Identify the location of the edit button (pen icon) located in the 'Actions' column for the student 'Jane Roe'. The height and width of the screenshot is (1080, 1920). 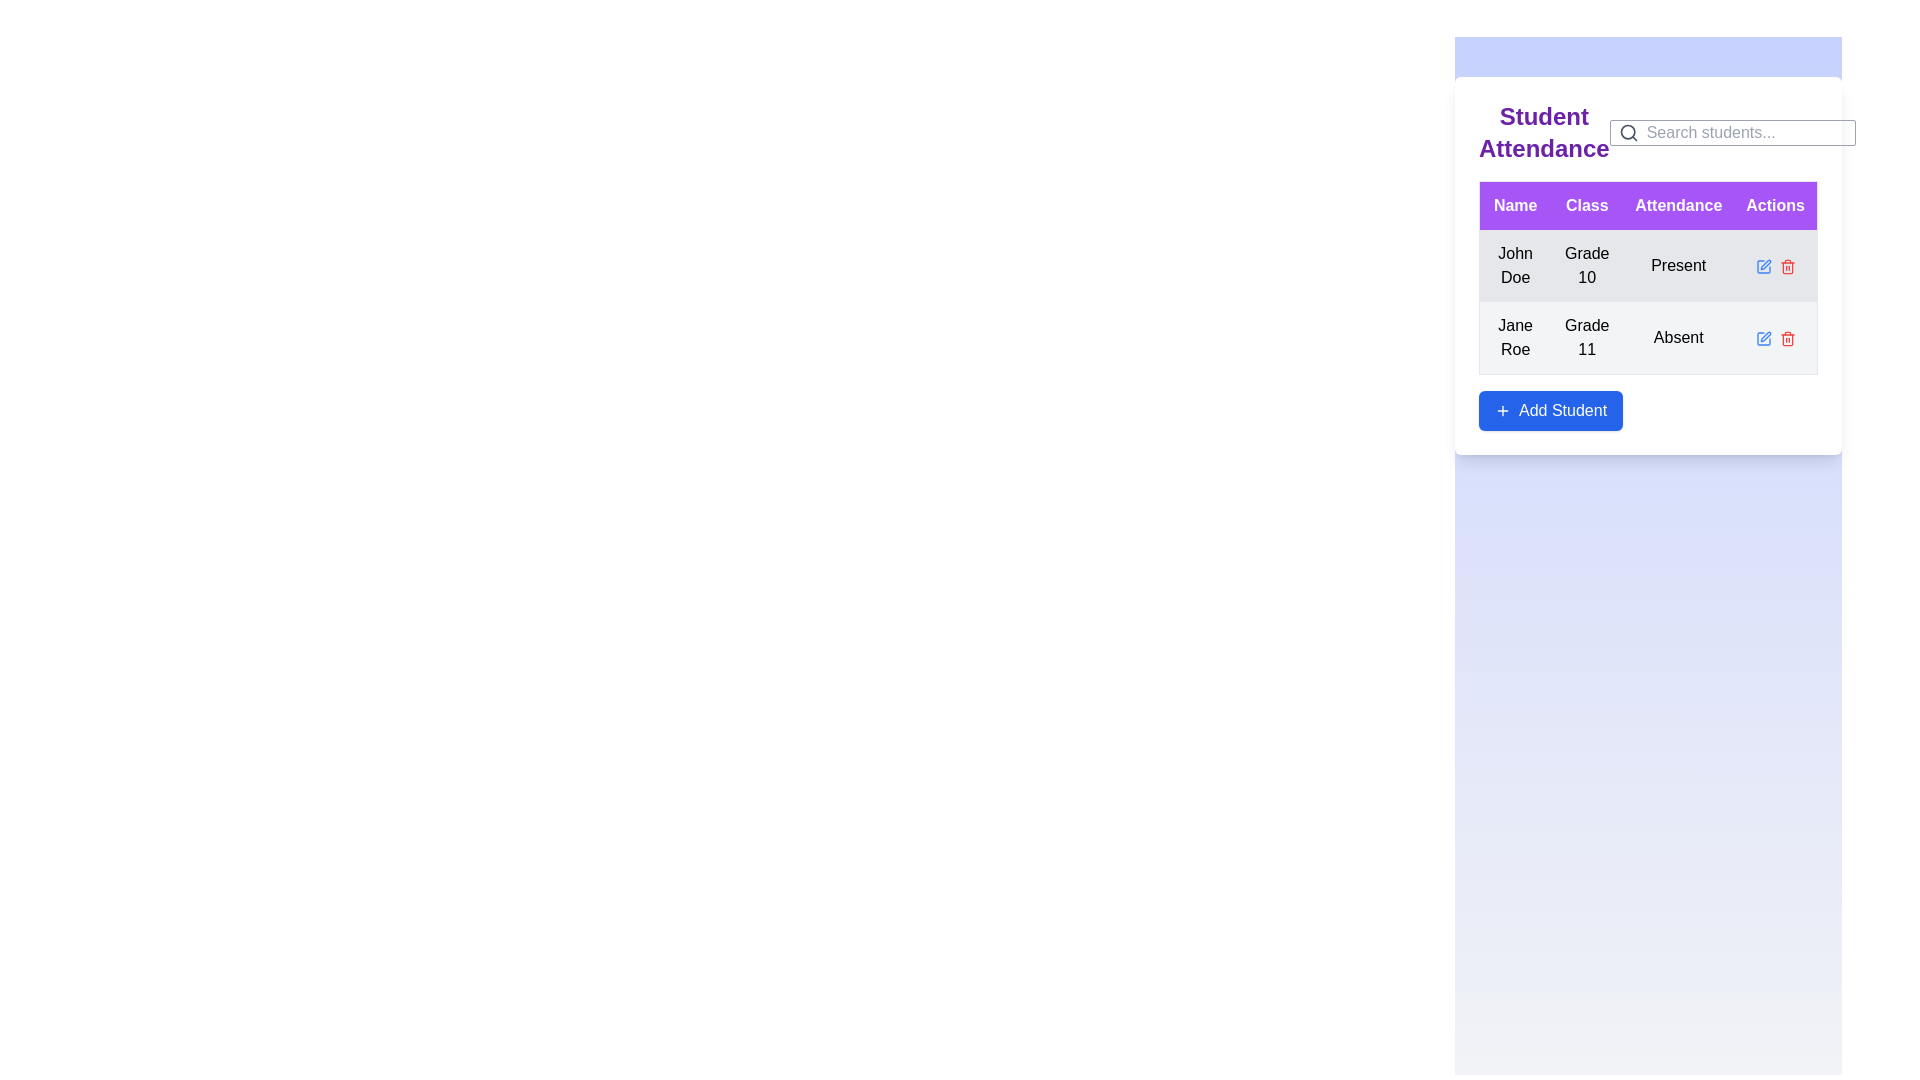
(1765, 263).